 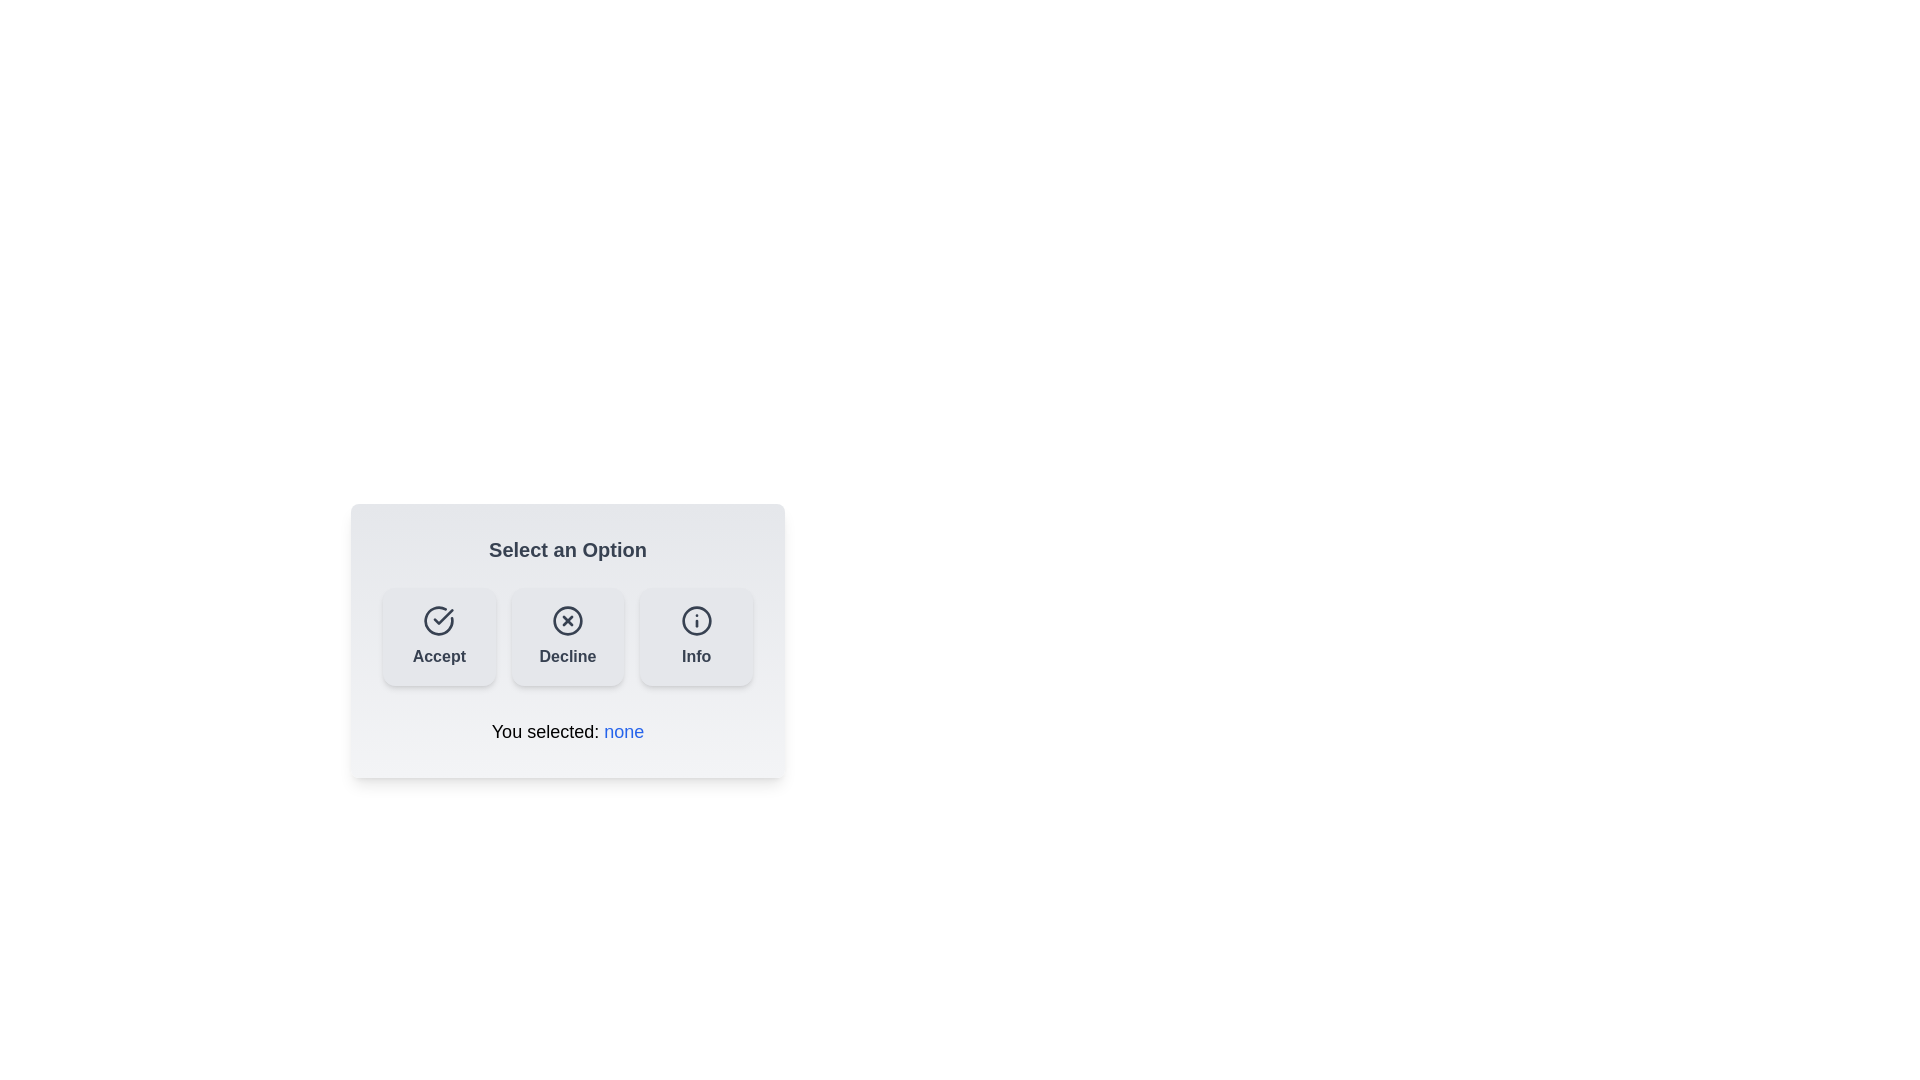 What do you see at coordinates (437, 636) in the screenshot?
I see `the 'Accept' button to select the 'Accept' option` at bounding box center [437, 636].